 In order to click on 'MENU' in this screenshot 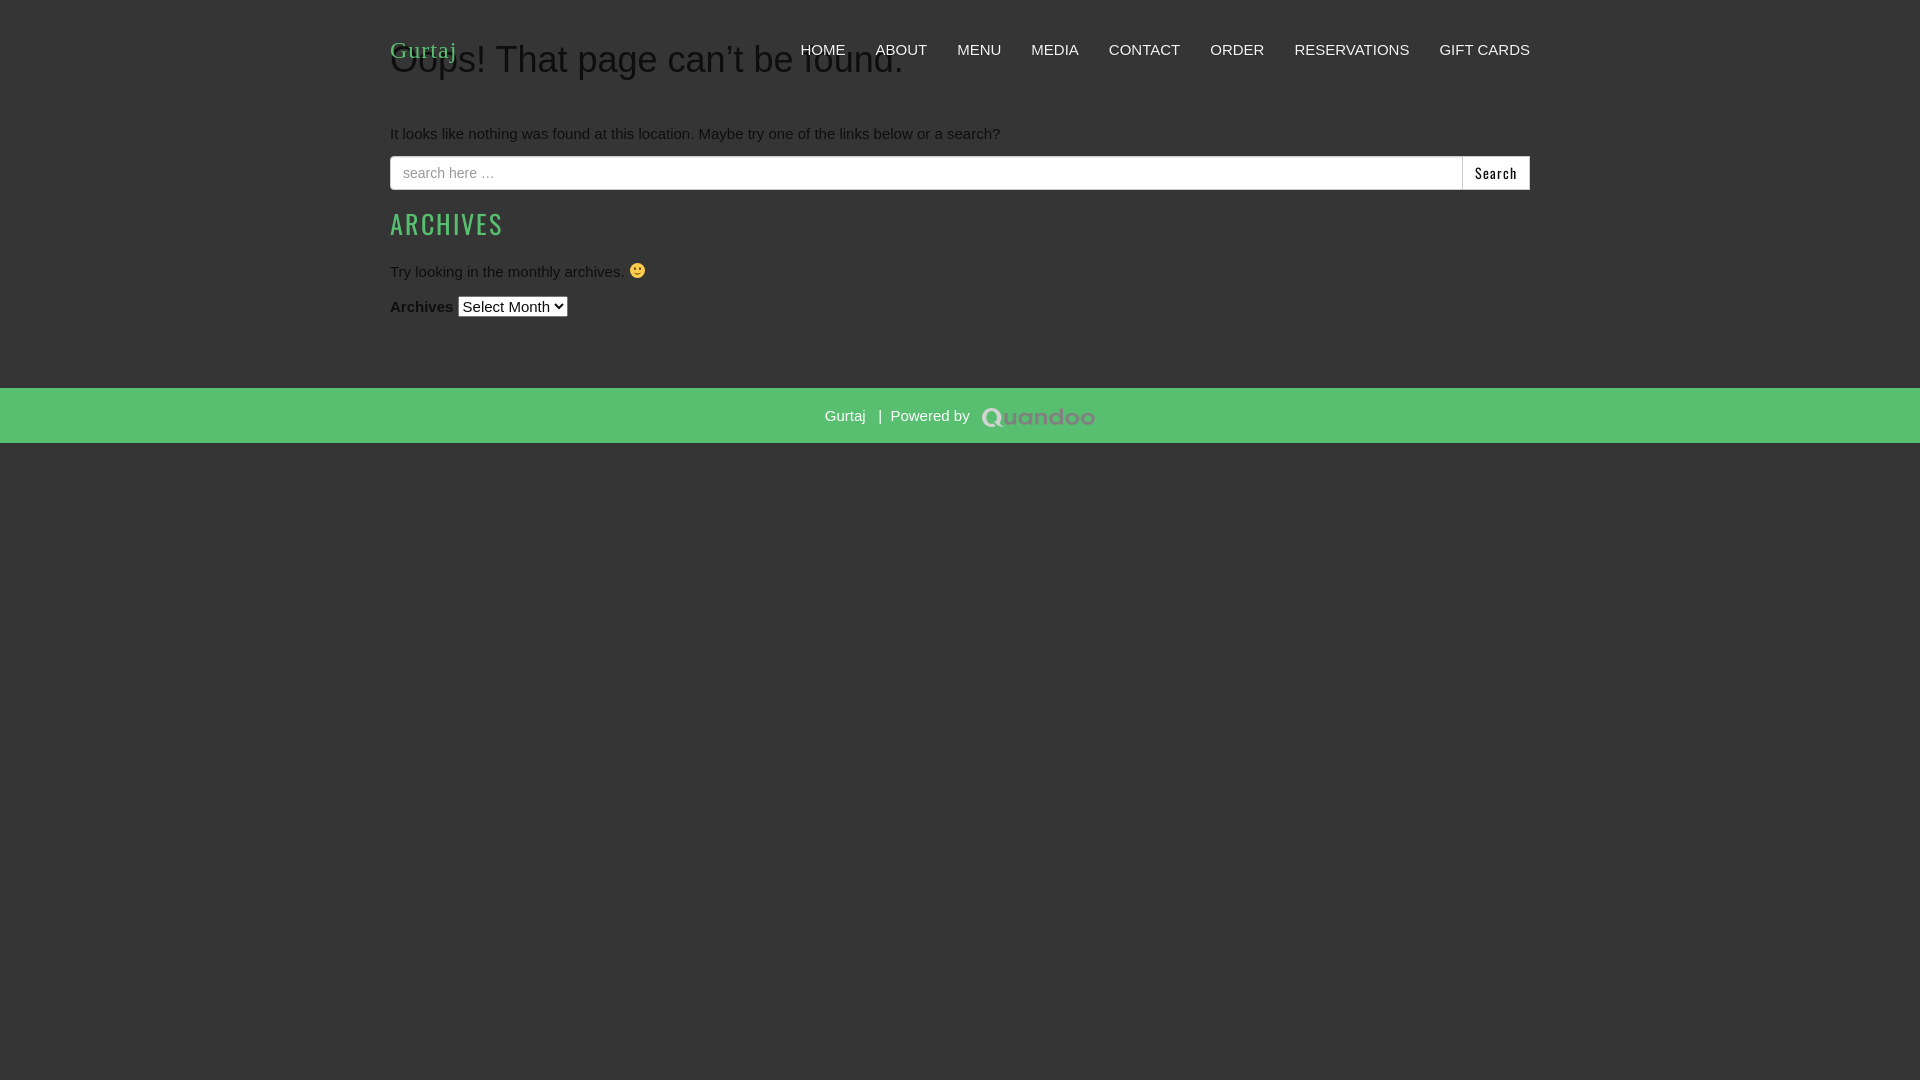, I will do `click(979, 49)`.